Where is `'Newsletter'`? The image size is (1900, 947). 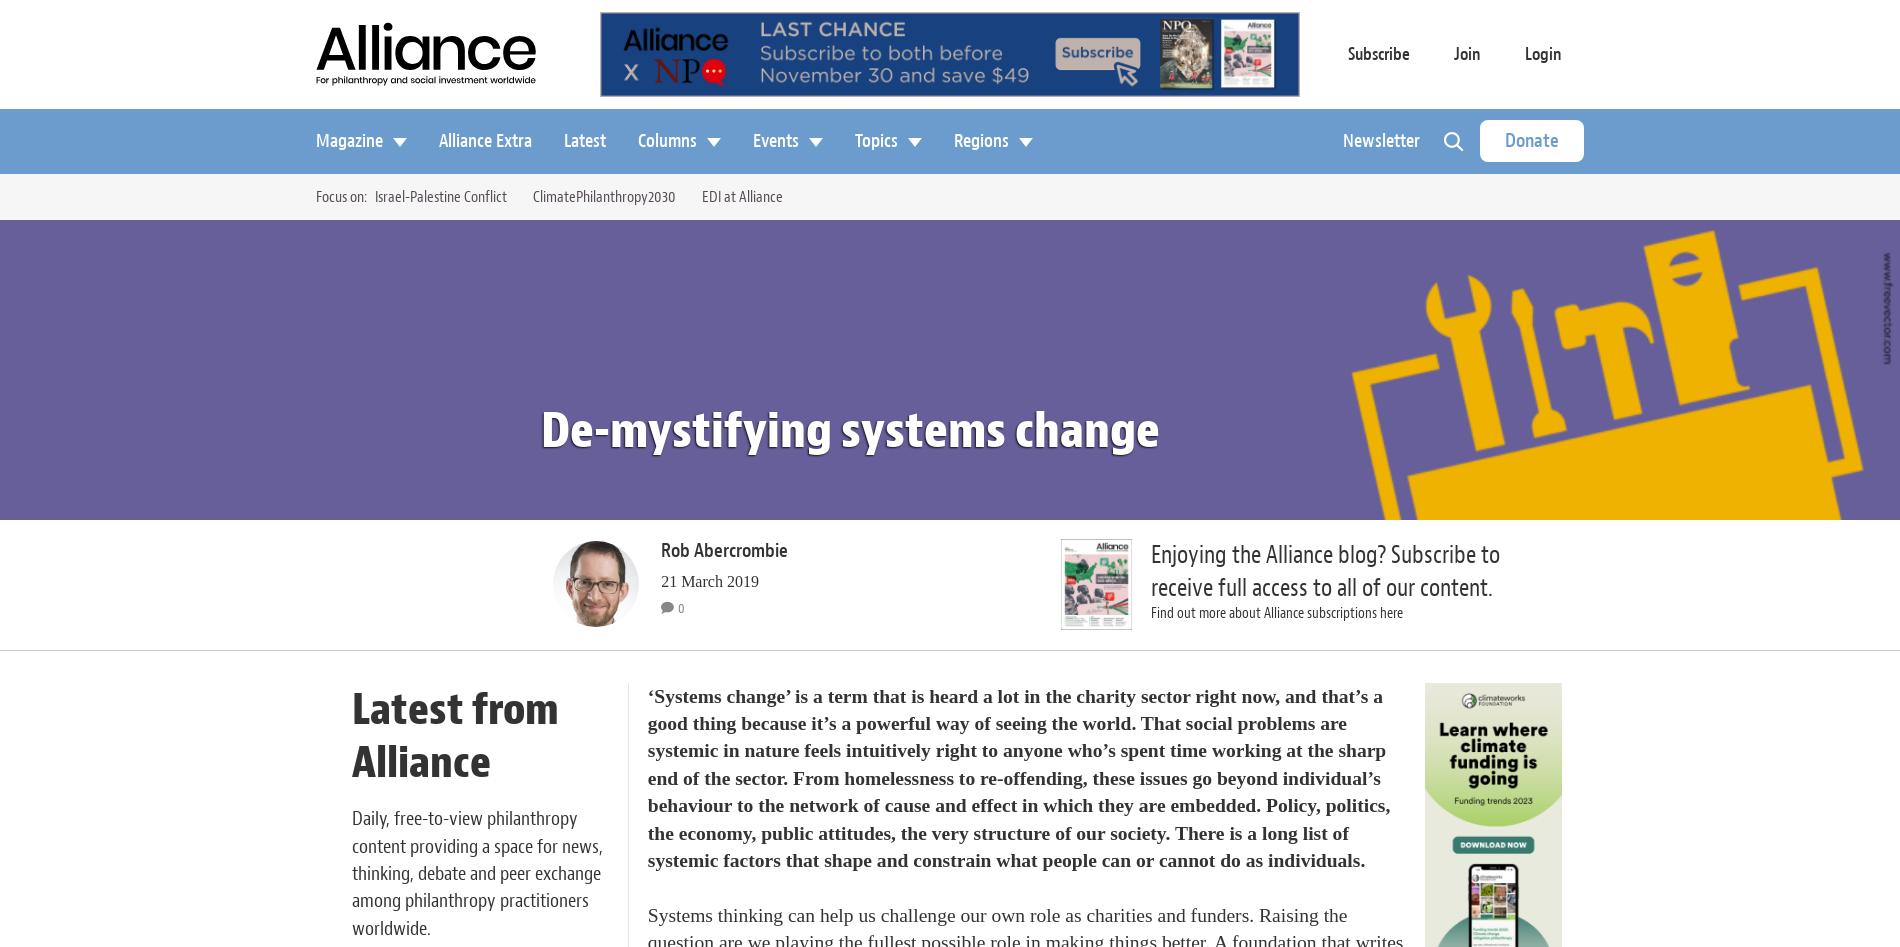
'Newsletter' is located at coordinates (1380, 138).